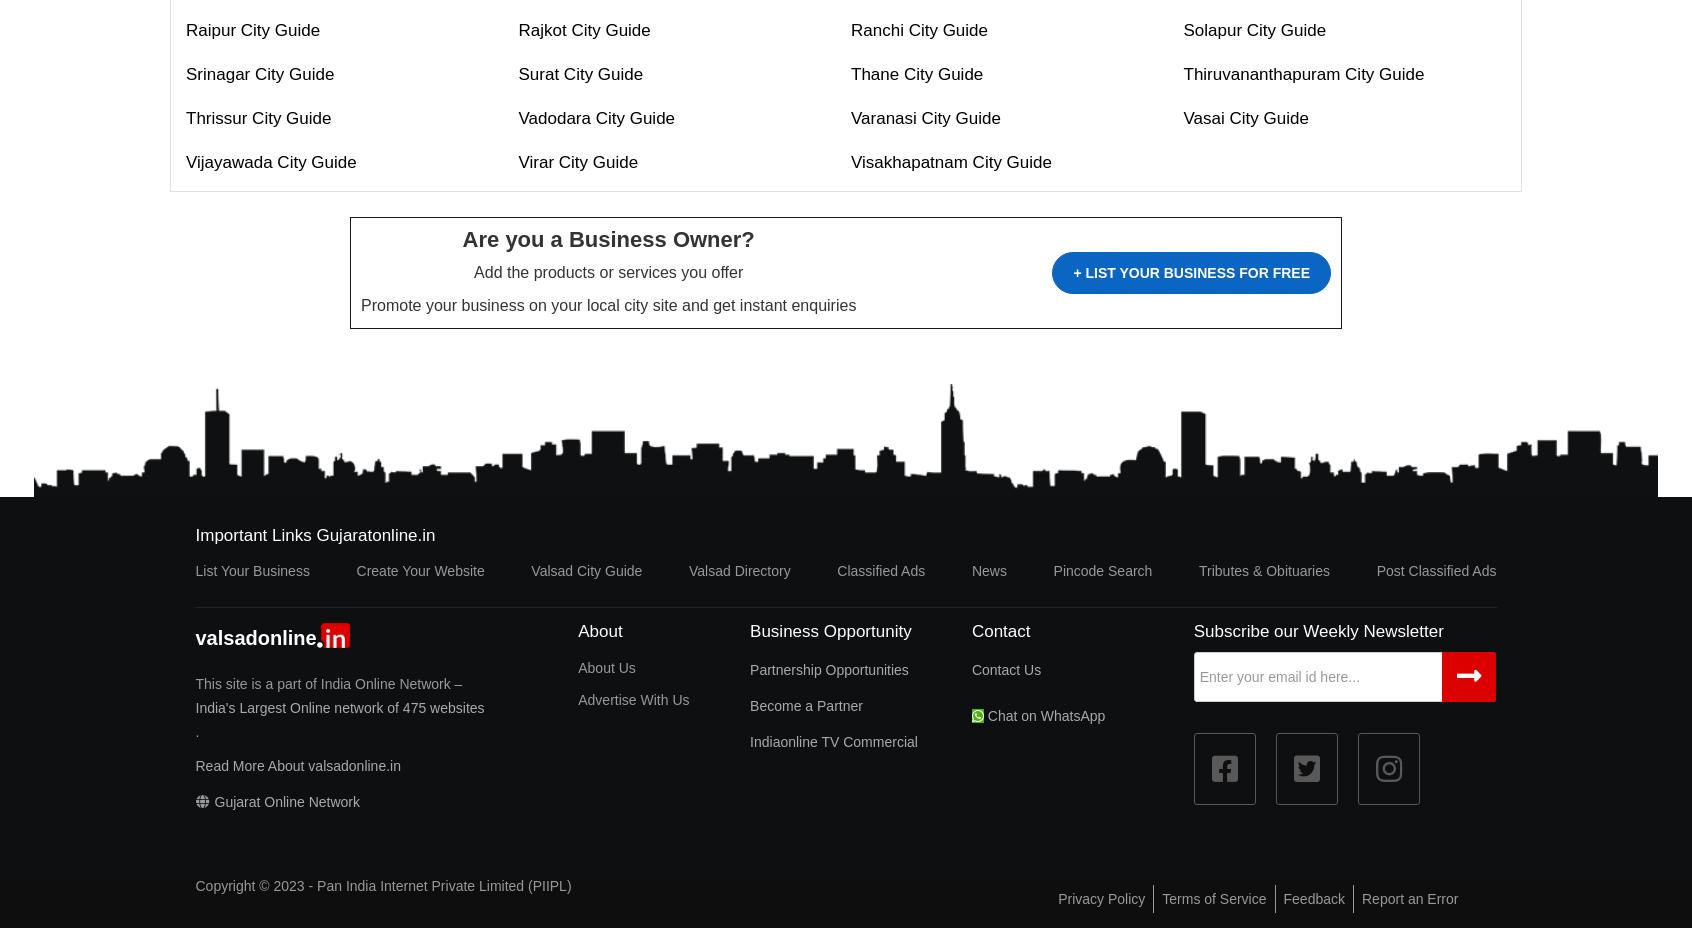 Image resolution: width=1692 pixels, height=928 pixels. What do you see at coordinates (296, 764) in the screenshot?
I see `'Read  More About valsadonline.in'` at bounding box center [296, 764].